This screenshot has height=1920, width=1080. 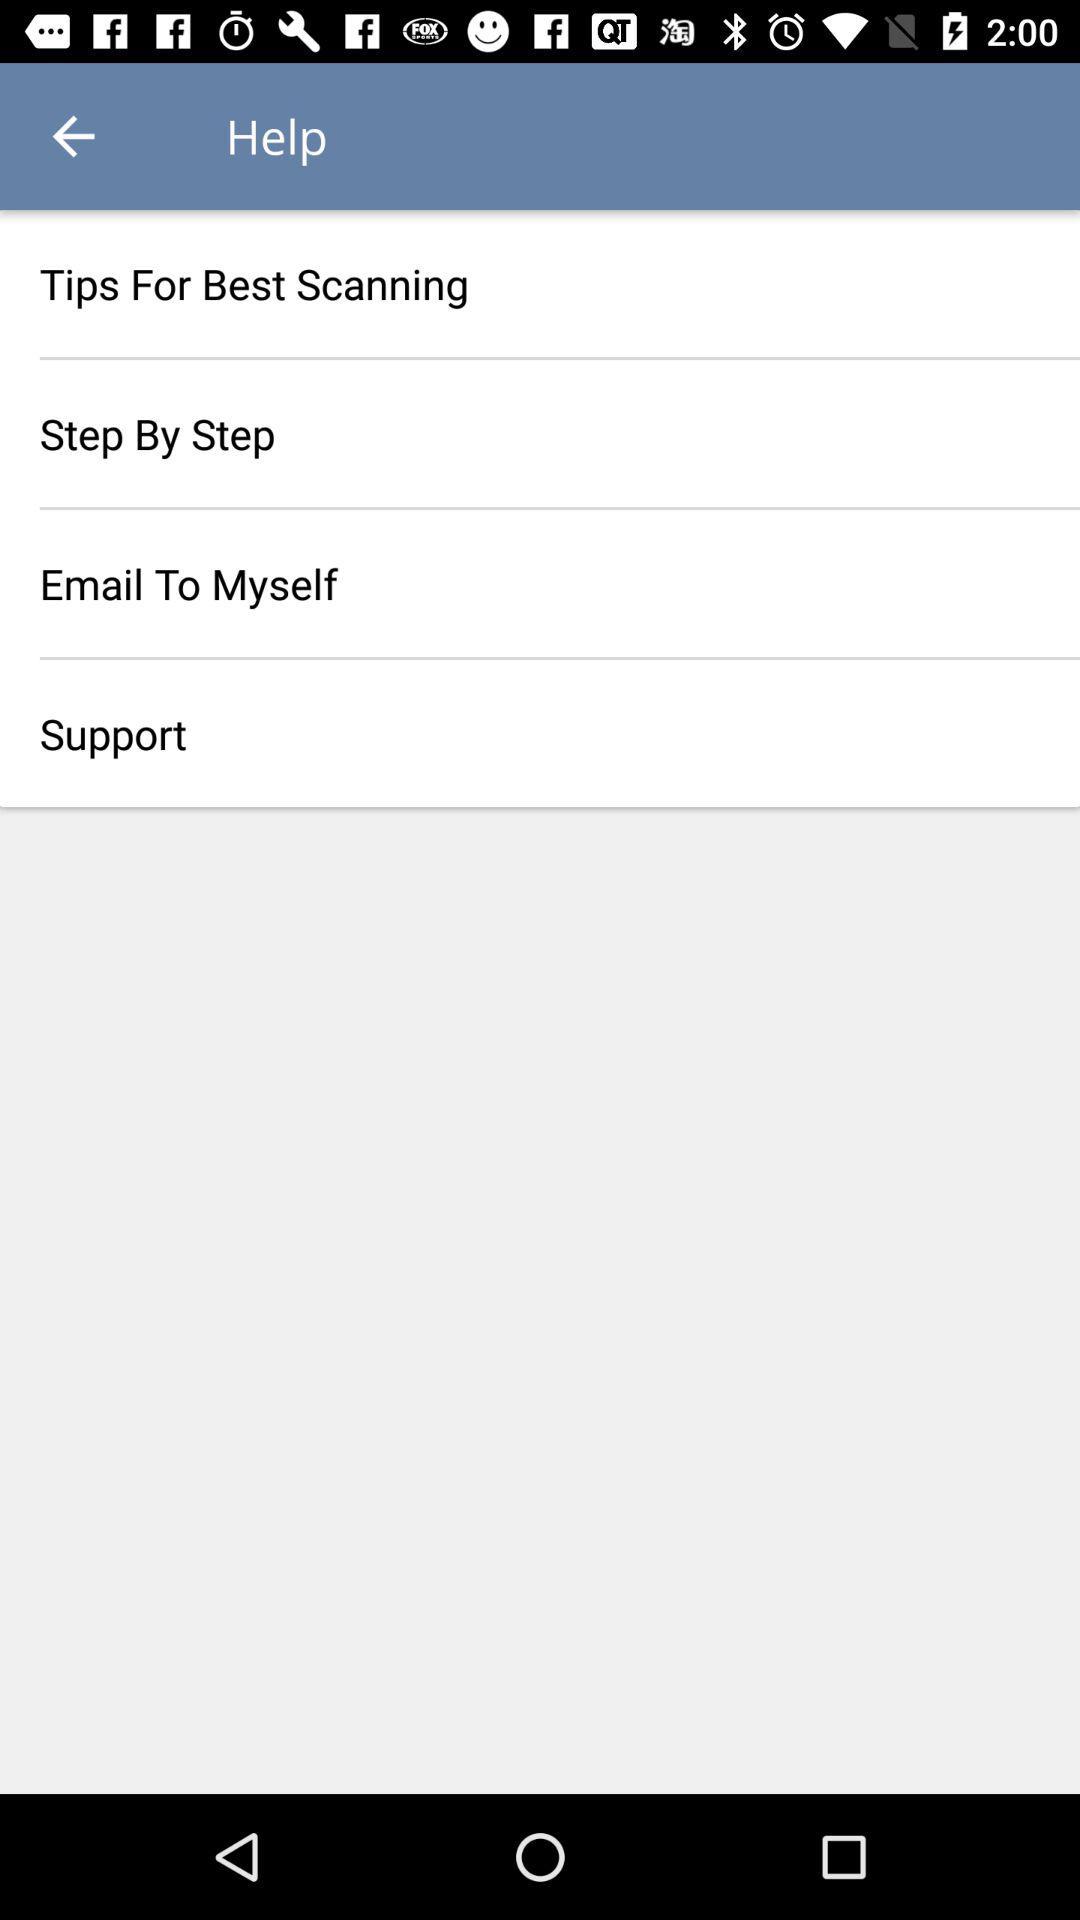 What do you see at coordinates (72, 135) in the screenshot?
I see `icon to the left of the help` at bounding box center [72, 135].